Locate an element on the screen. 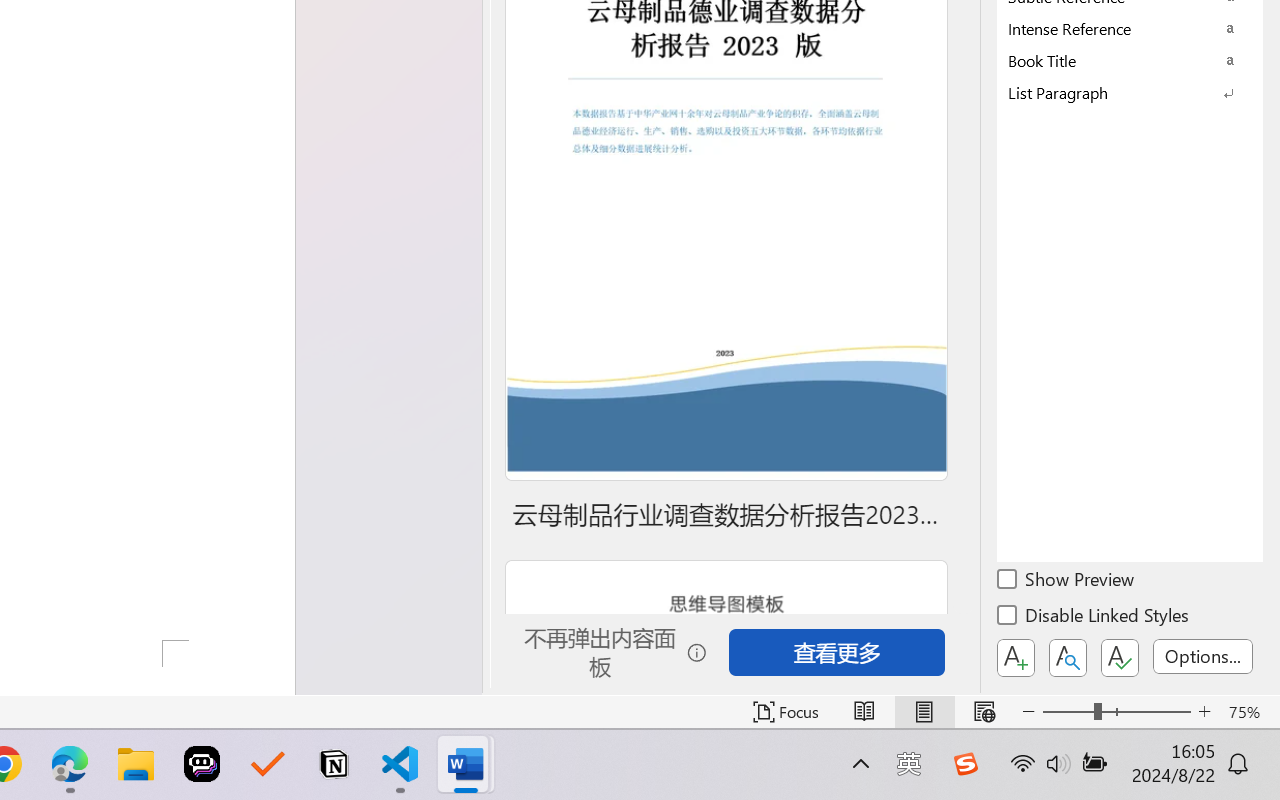  'Zoom' is located at coordinates (1115, 711).